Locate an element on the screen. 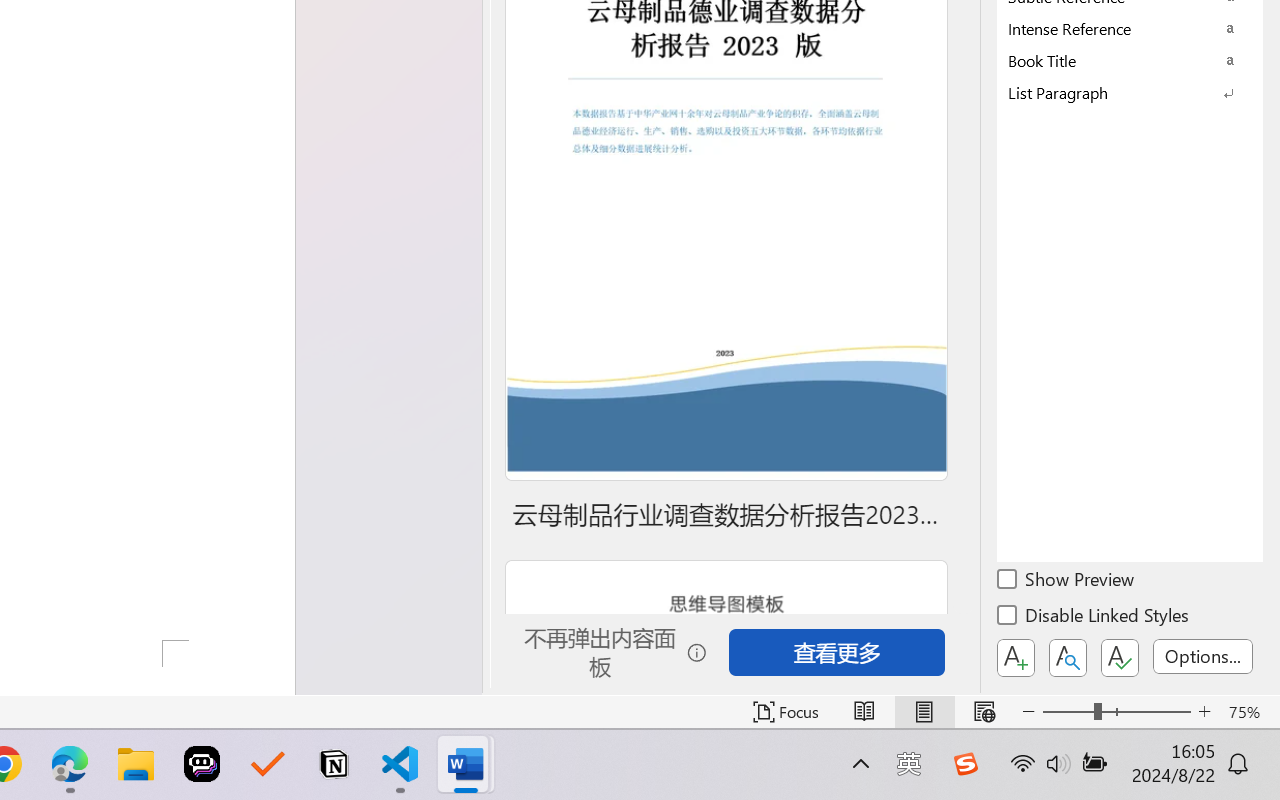  'Zoom' is located at coordinates (1115, 711).